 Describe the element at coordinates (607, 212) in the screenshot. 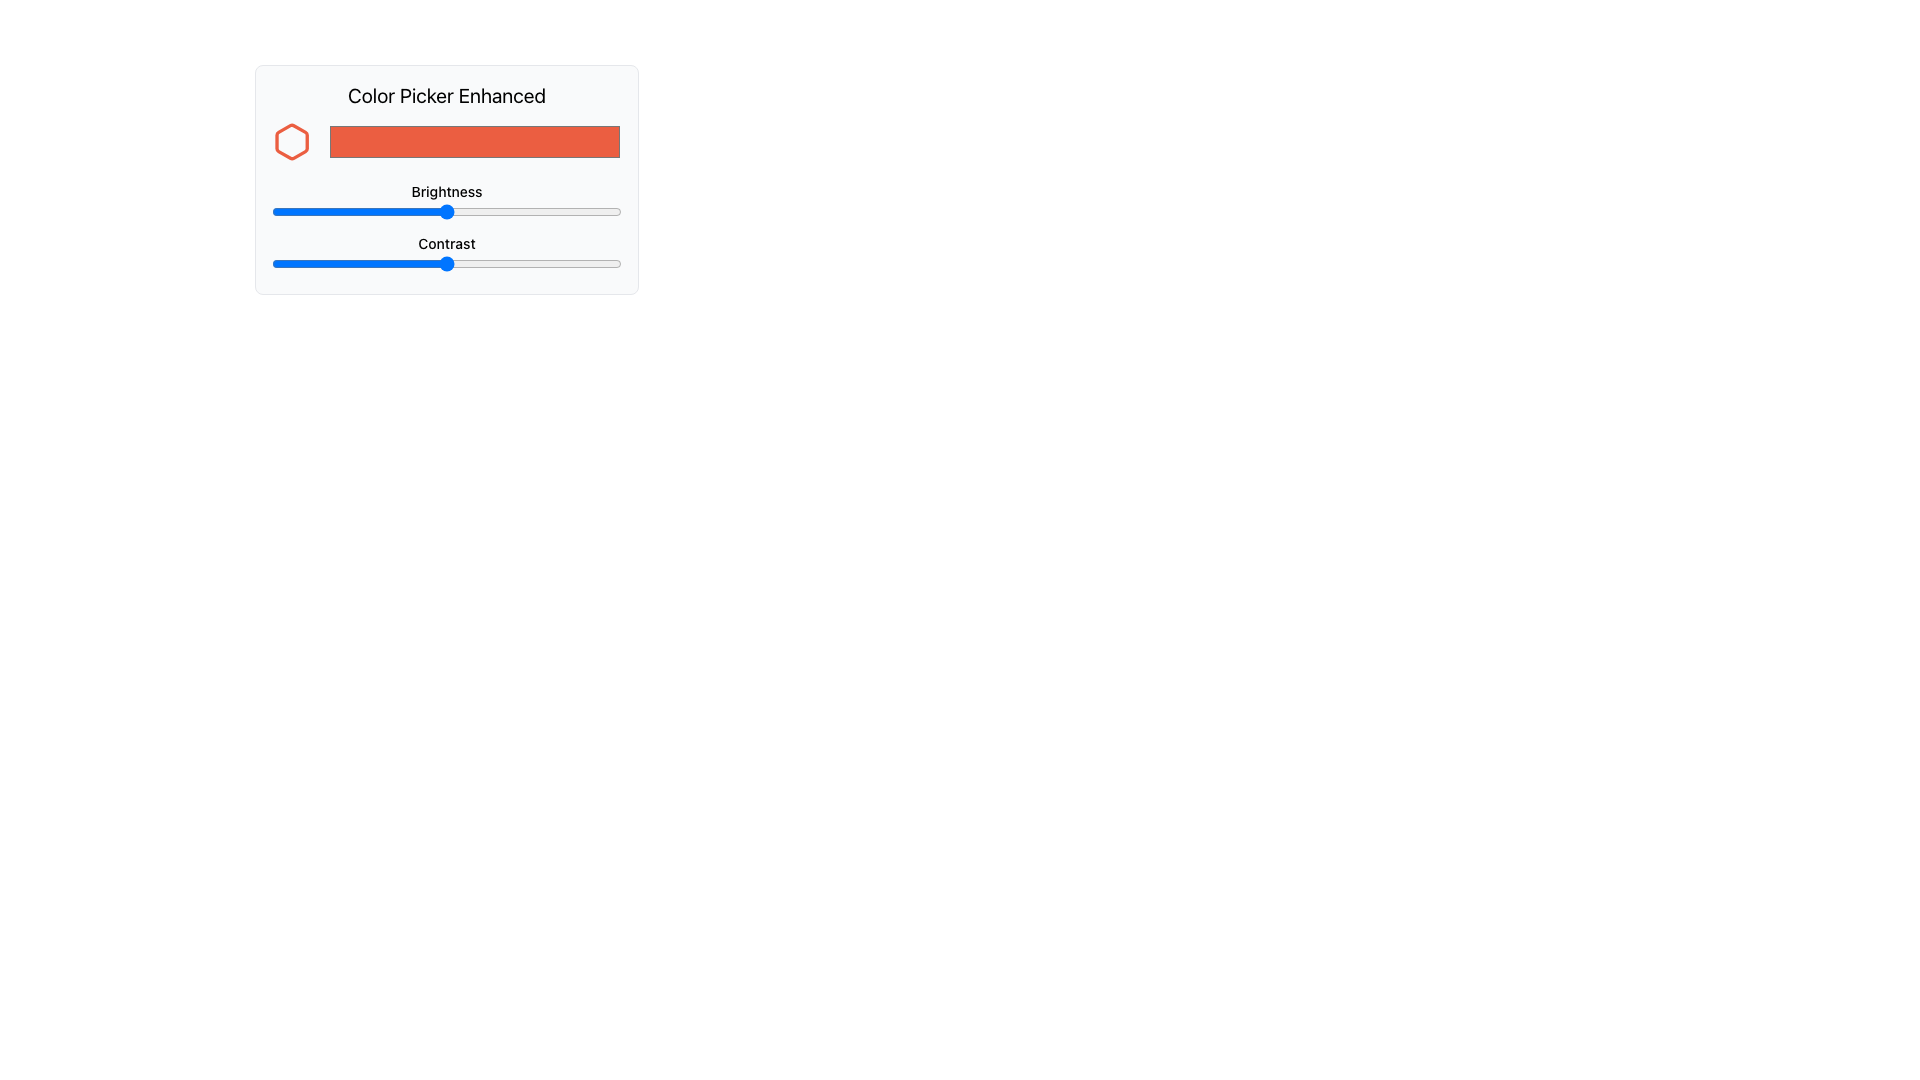

I see `brightness level` at that location.